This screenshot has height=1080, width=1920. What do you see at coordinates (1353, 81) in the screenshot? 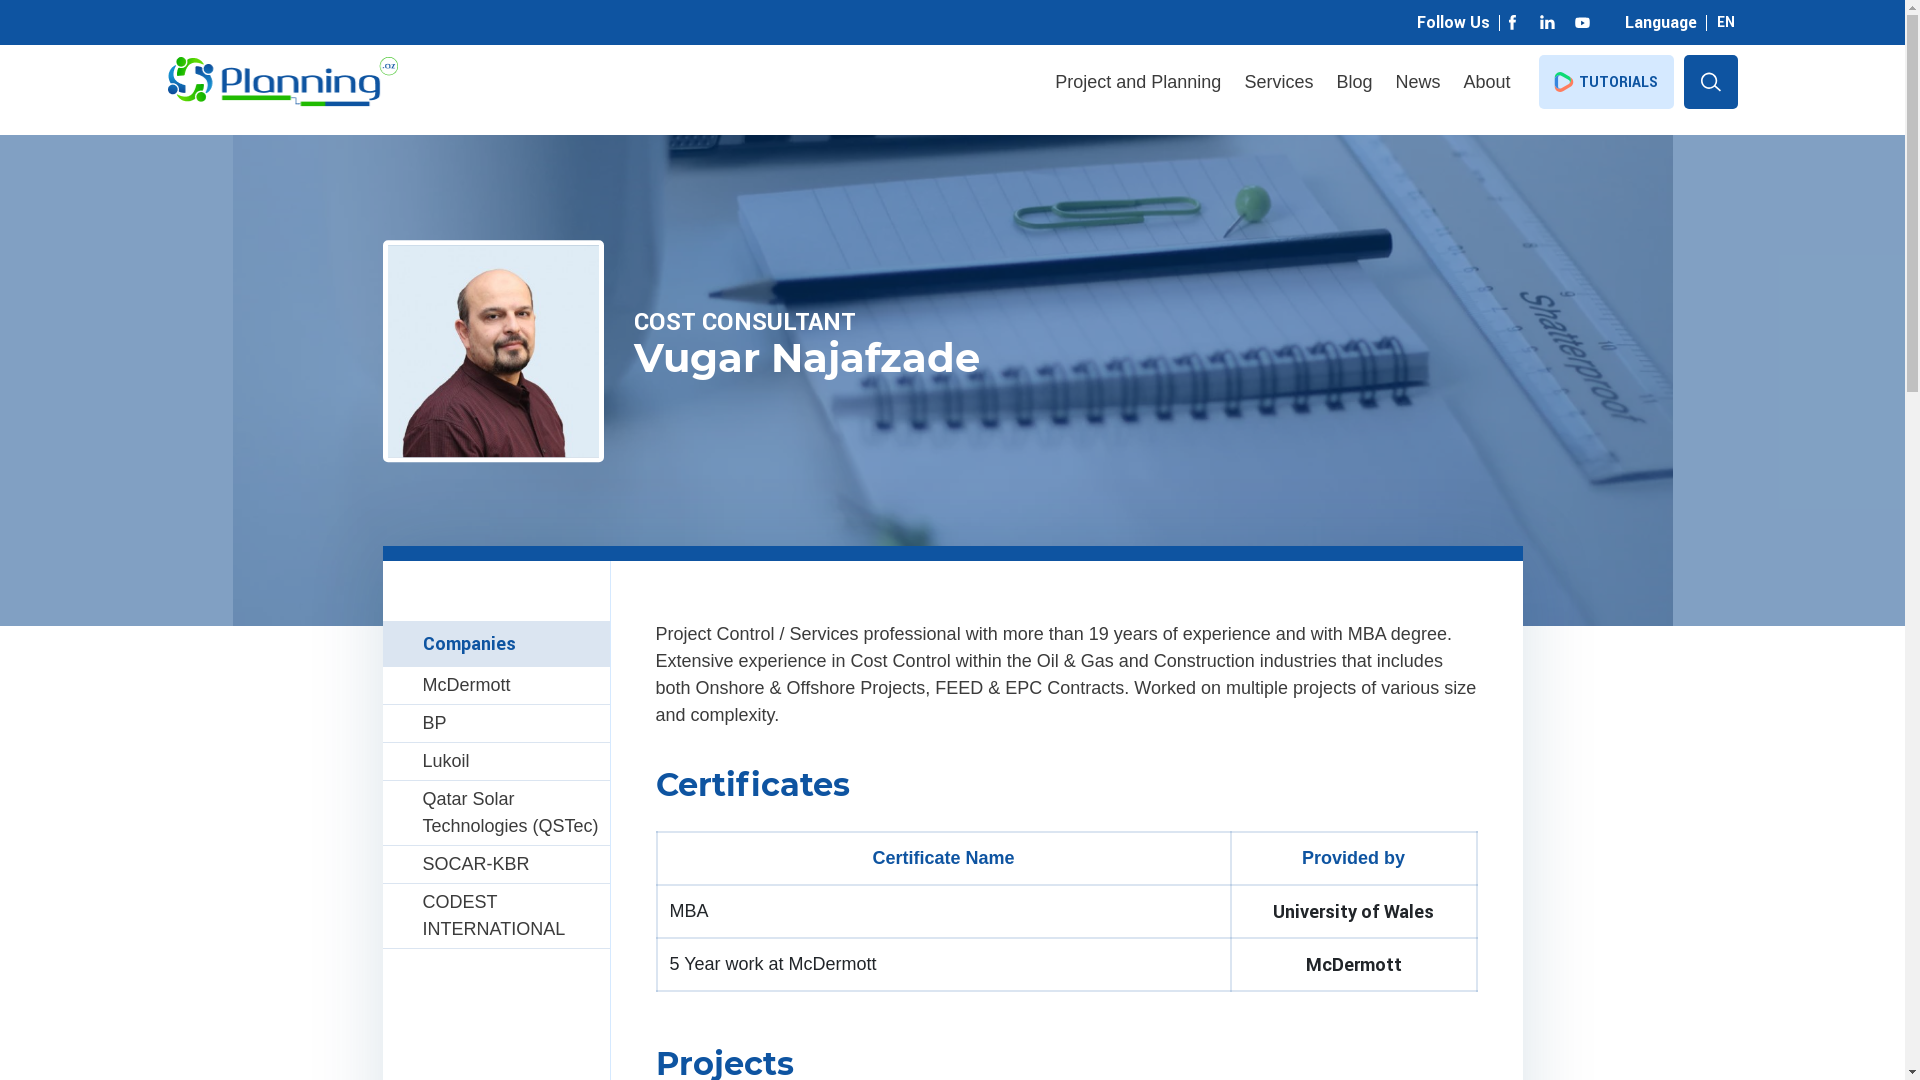
I see `'Blog'` at bounding box center [1353, 81].